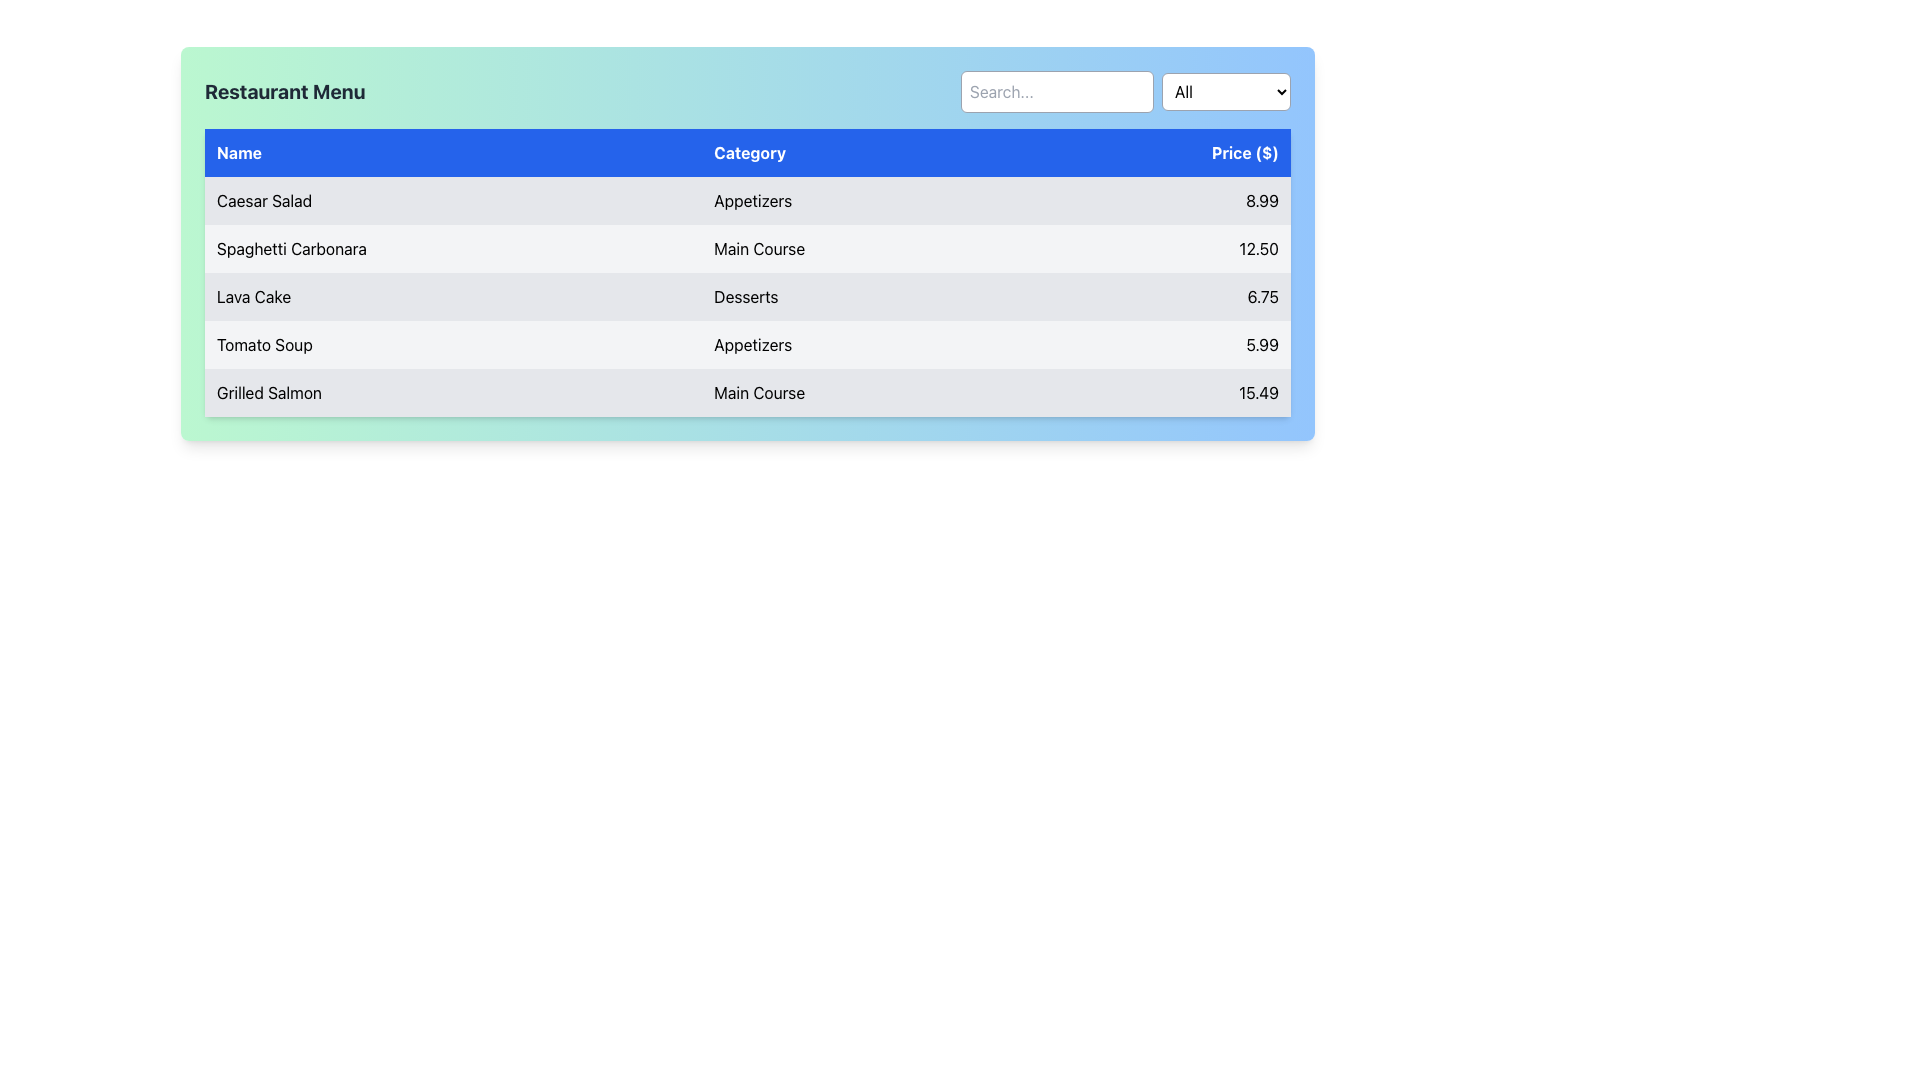 This screenshot has width=1920, height=1080. What do you see at coordinates (747, 200) in the screenshot?
I see `the first row of the menu table displaying 'Caesar Salad', 'Appetizers', and '$8.99'` at bounding box center [747, 200].